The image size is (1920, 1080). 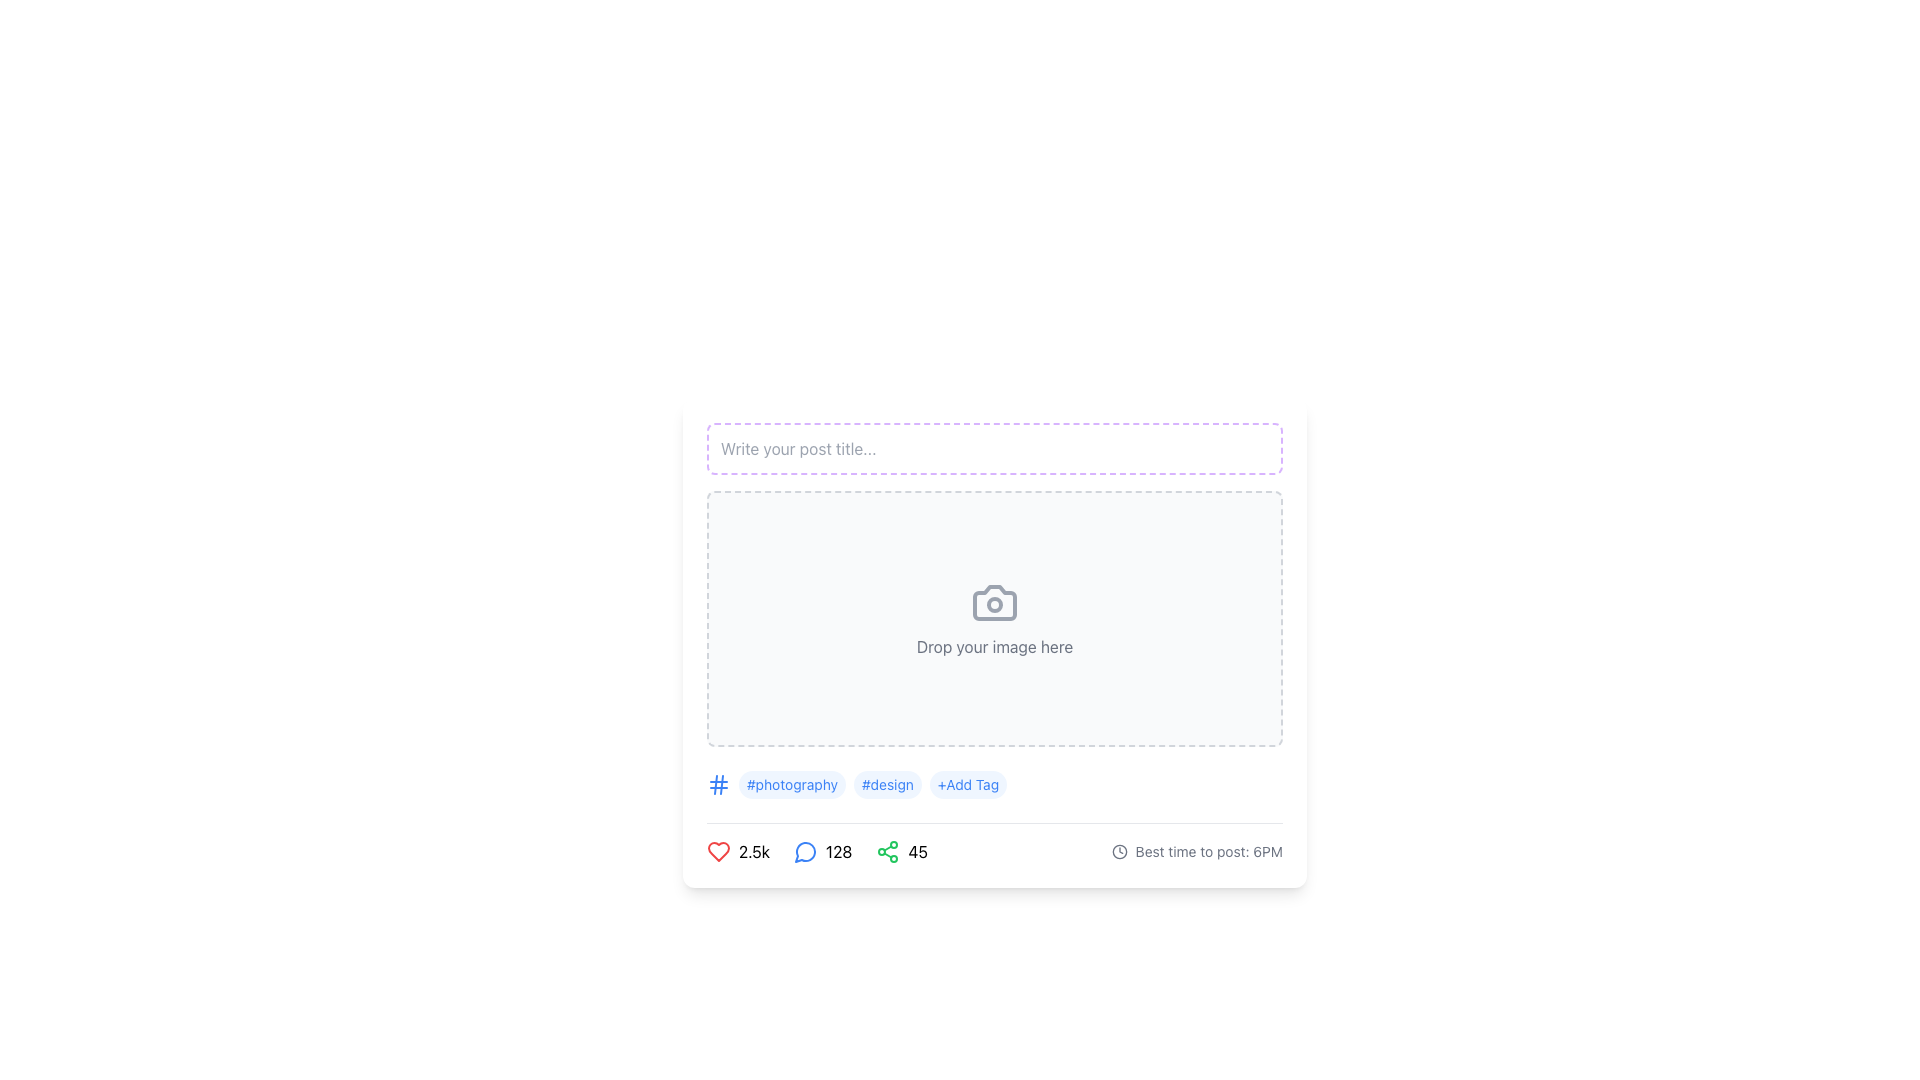 What do you see at coordinates (887, 852) in the screenshot?
I see `the green share icon, which consists of three connected circles forming a triangular pattern, located in the lower section of the interface next to the numeric indicator '45'` at bounding box center [887, 852].